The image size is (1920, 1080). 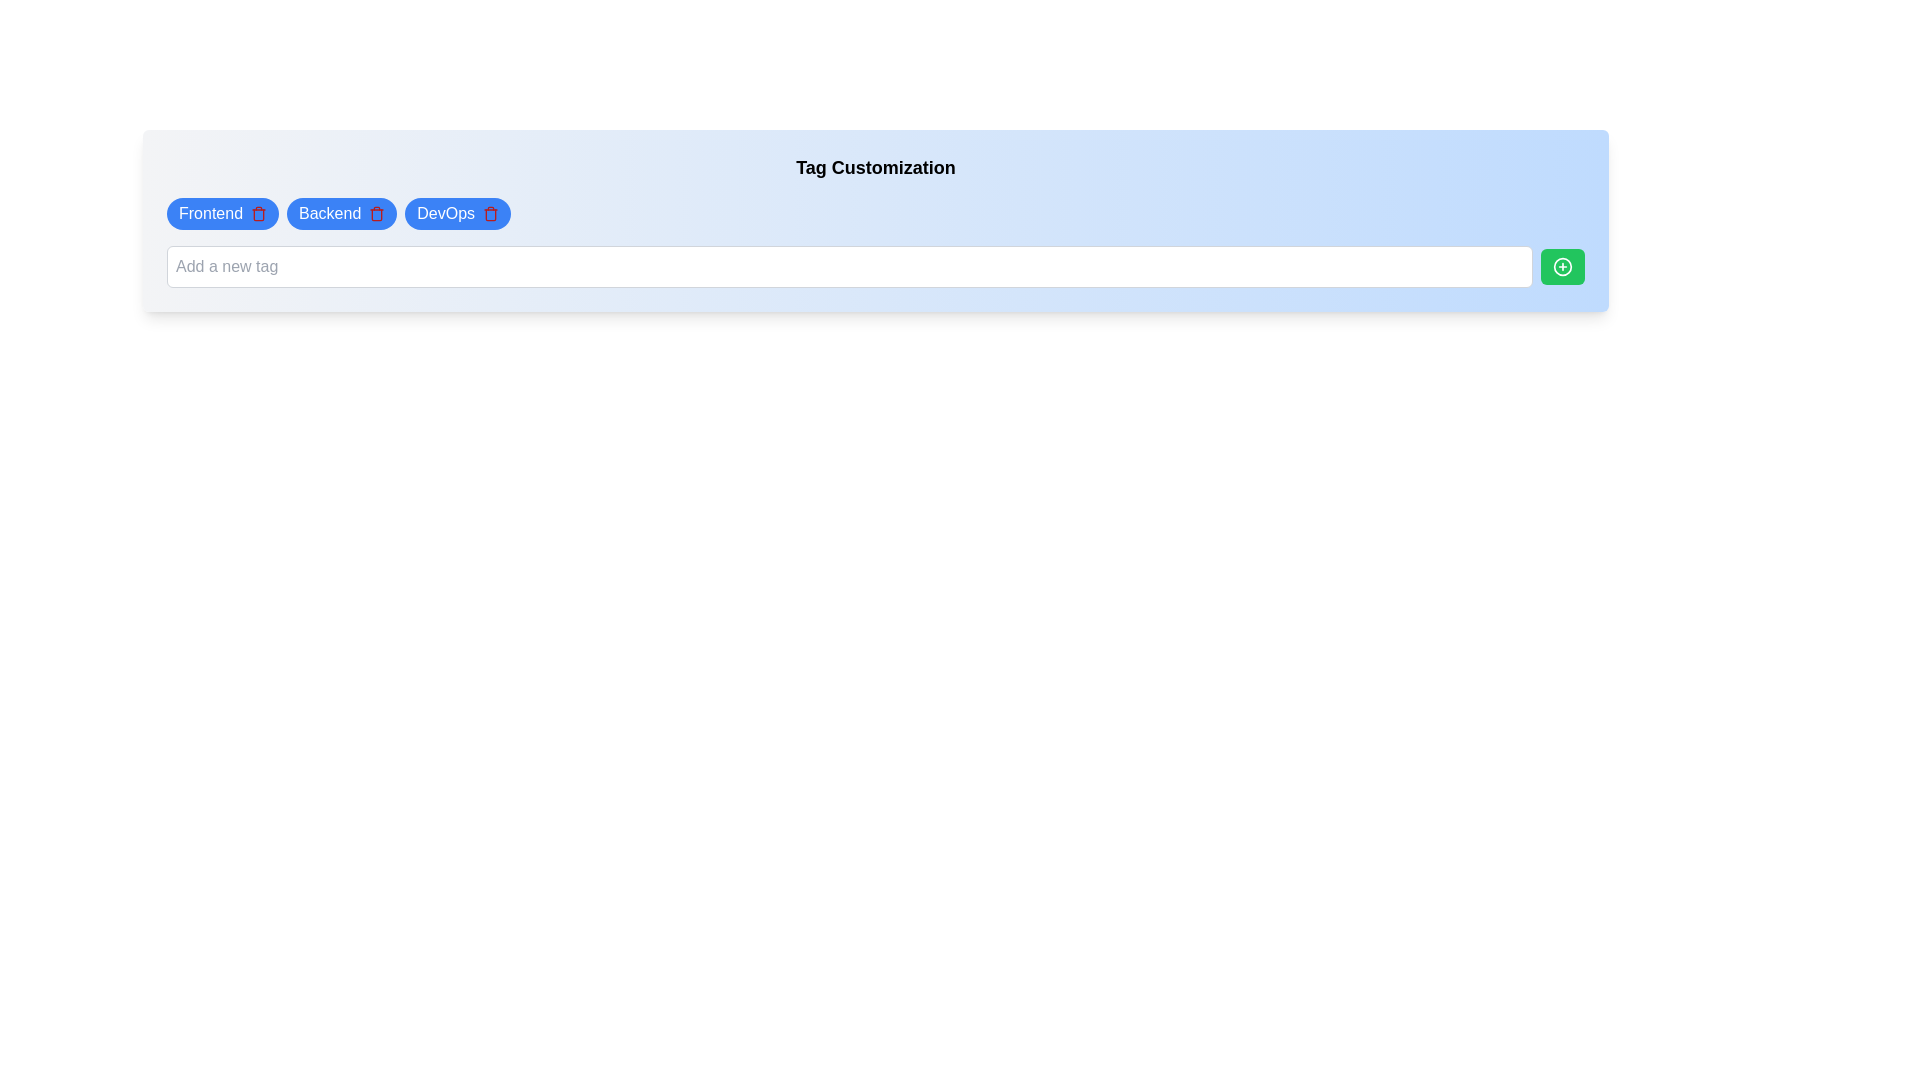 What do you see at coordinates (258, 213) in the screenshot?
I see `the delete button associated with the 'Frontend' tag` at bounding box center [258, 213].